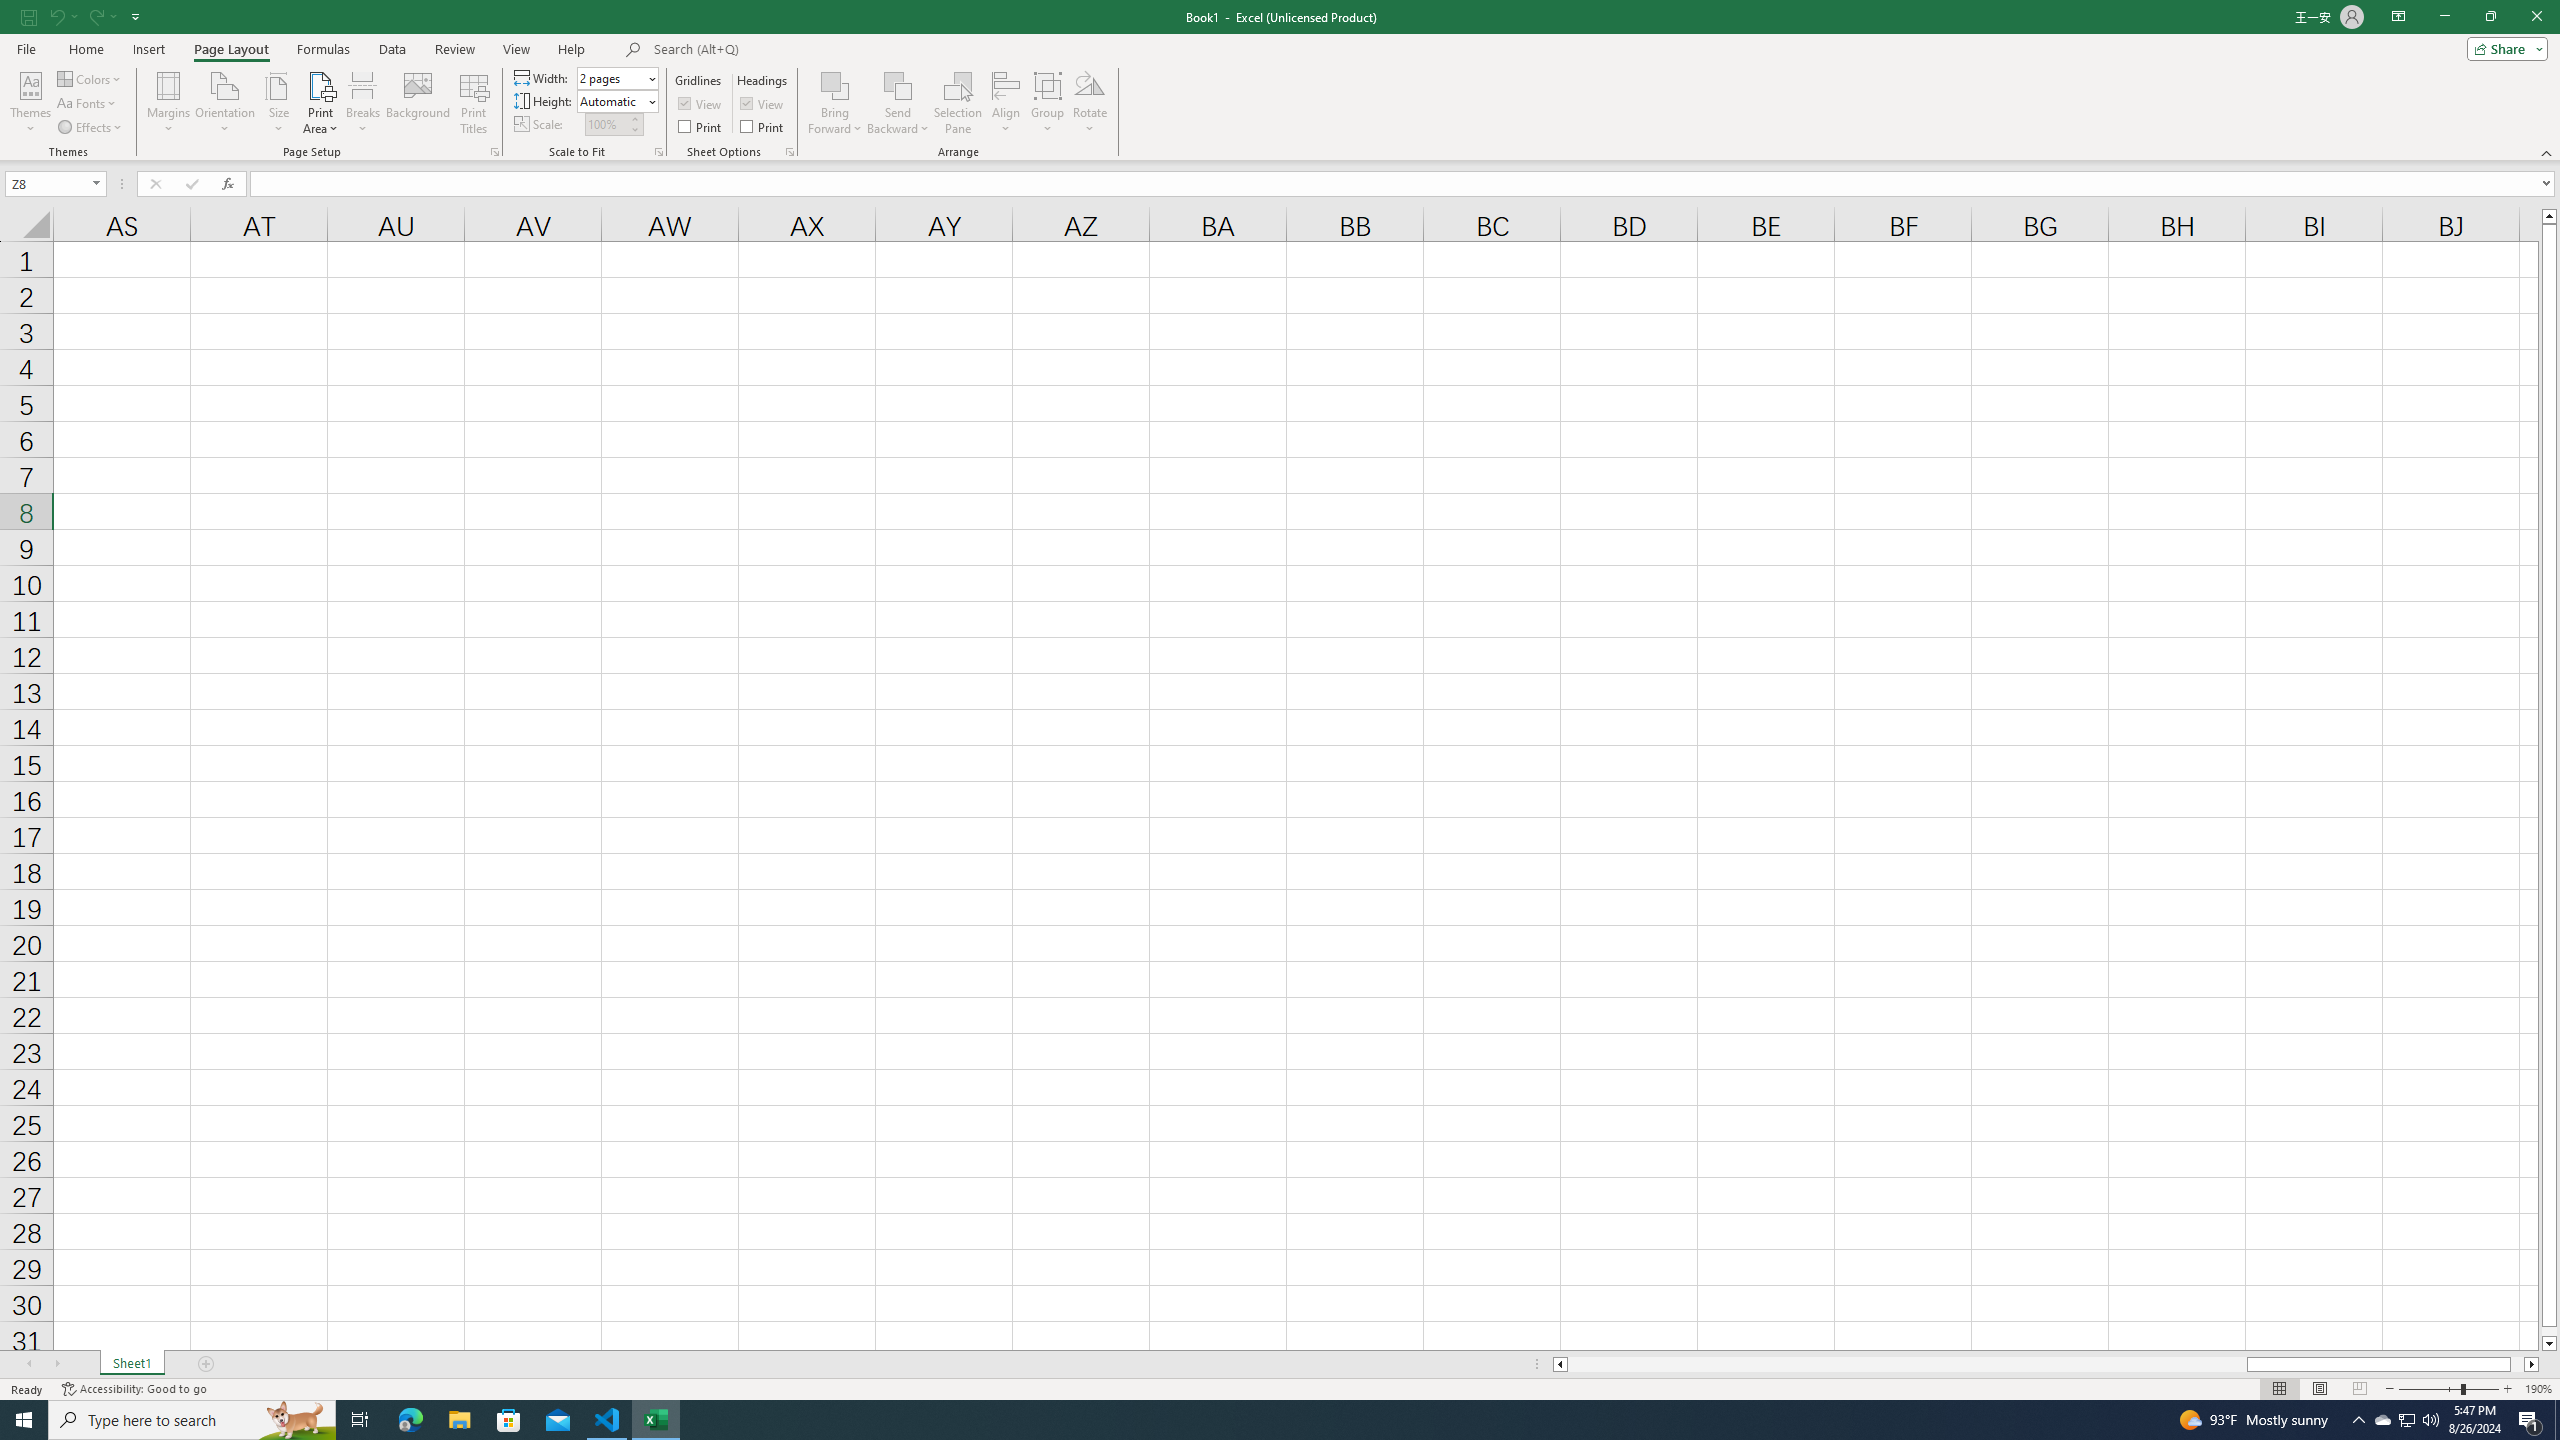  What do you see at coordinates (897, 103) in the screenshot?
I see `'Send Backward'` at bounding box center [897, 103].